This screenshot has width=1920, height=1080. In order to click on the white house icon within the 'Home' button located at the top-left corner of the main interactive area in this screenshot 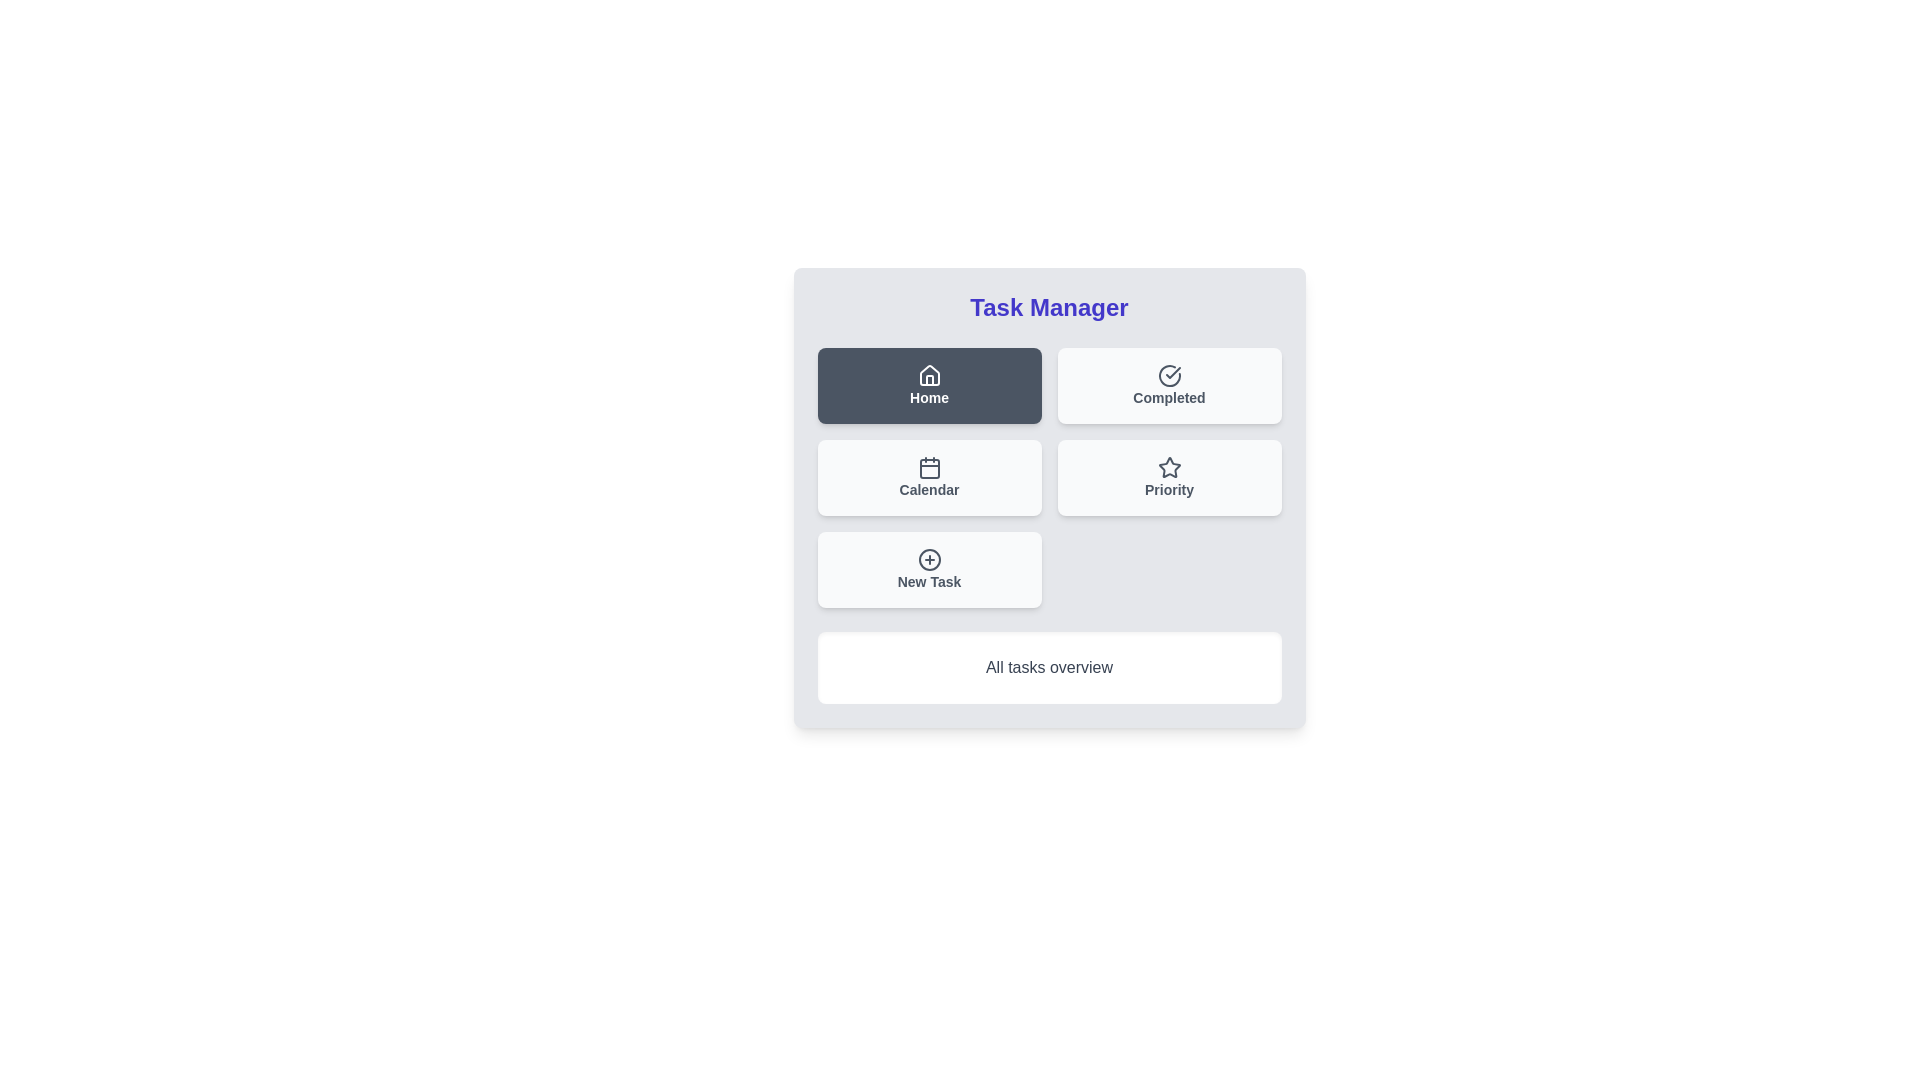, I will do `click(928, 375)`.